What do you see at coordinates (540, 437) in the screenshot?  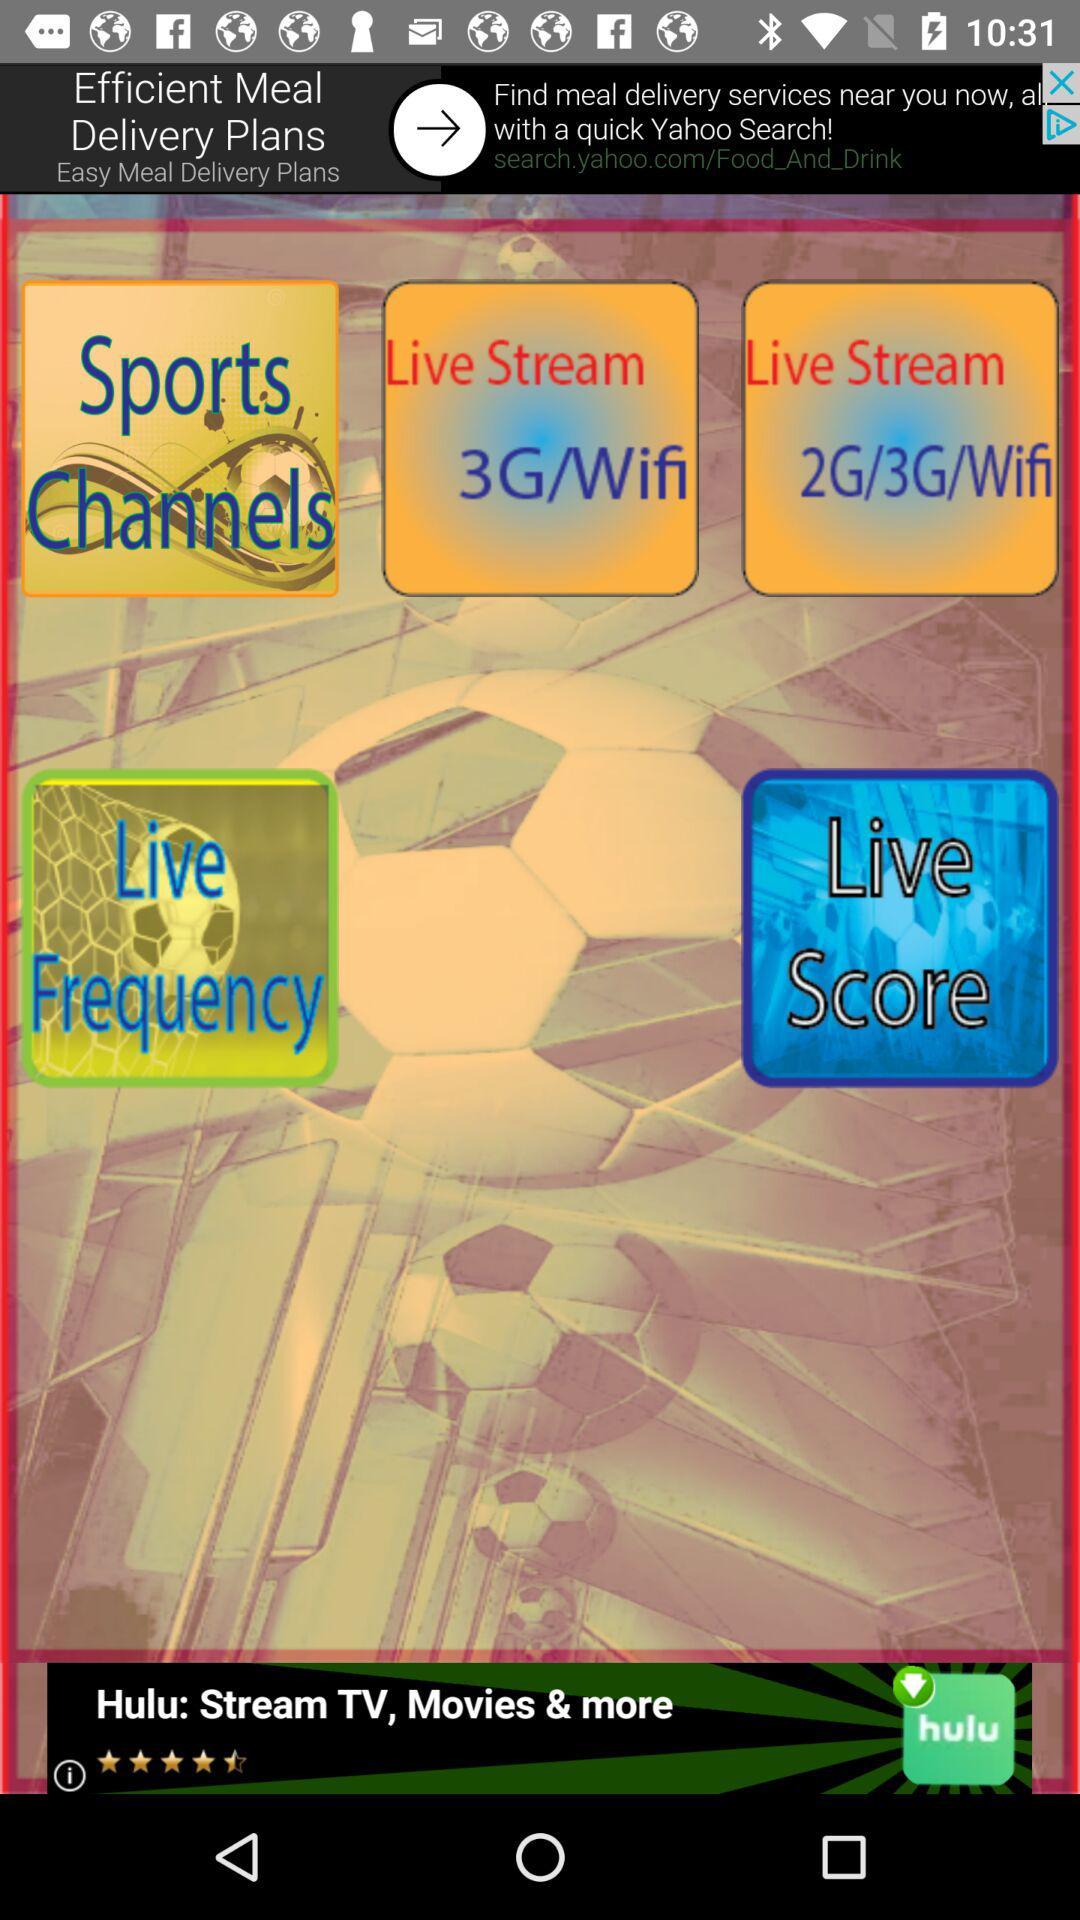 I see `open live stream` at bounding box center [540, 437].